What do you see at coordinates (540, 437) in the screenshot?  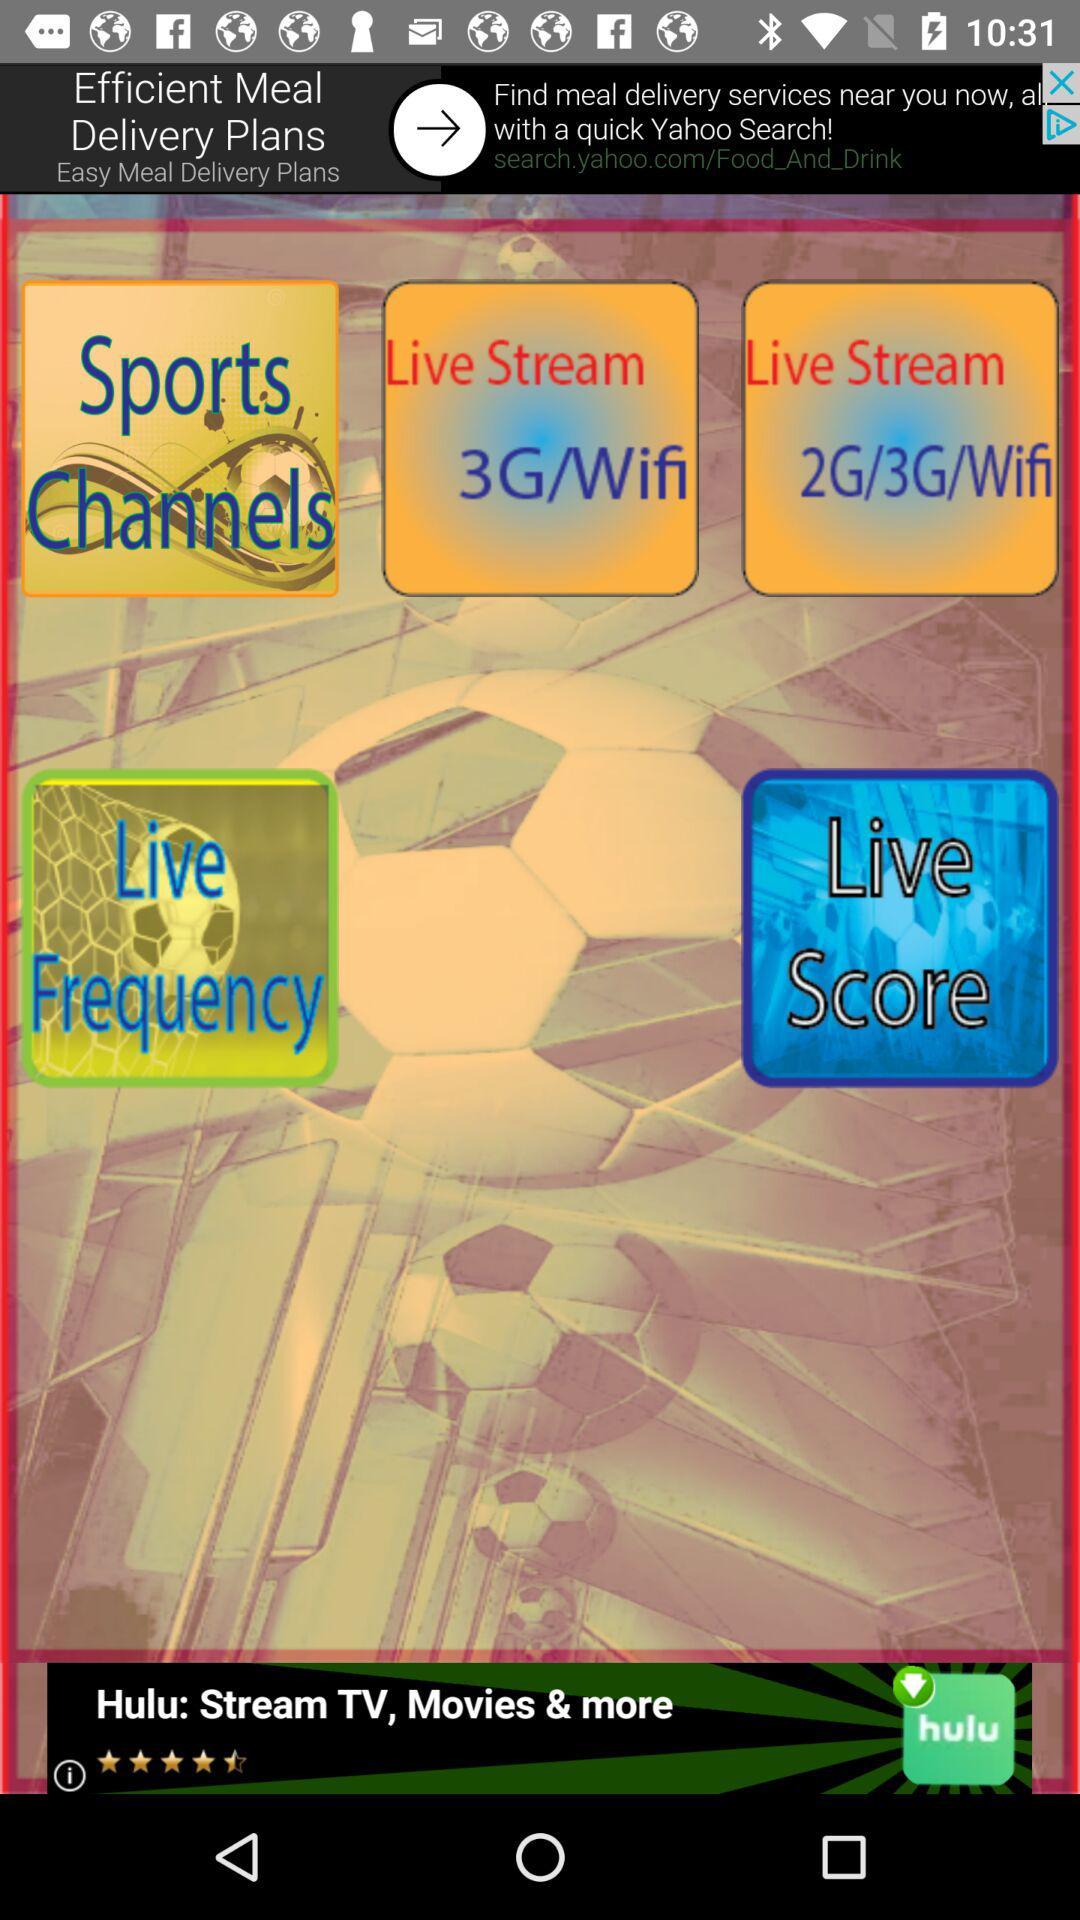 I see `open live stream` at bounding box center [540, 437].